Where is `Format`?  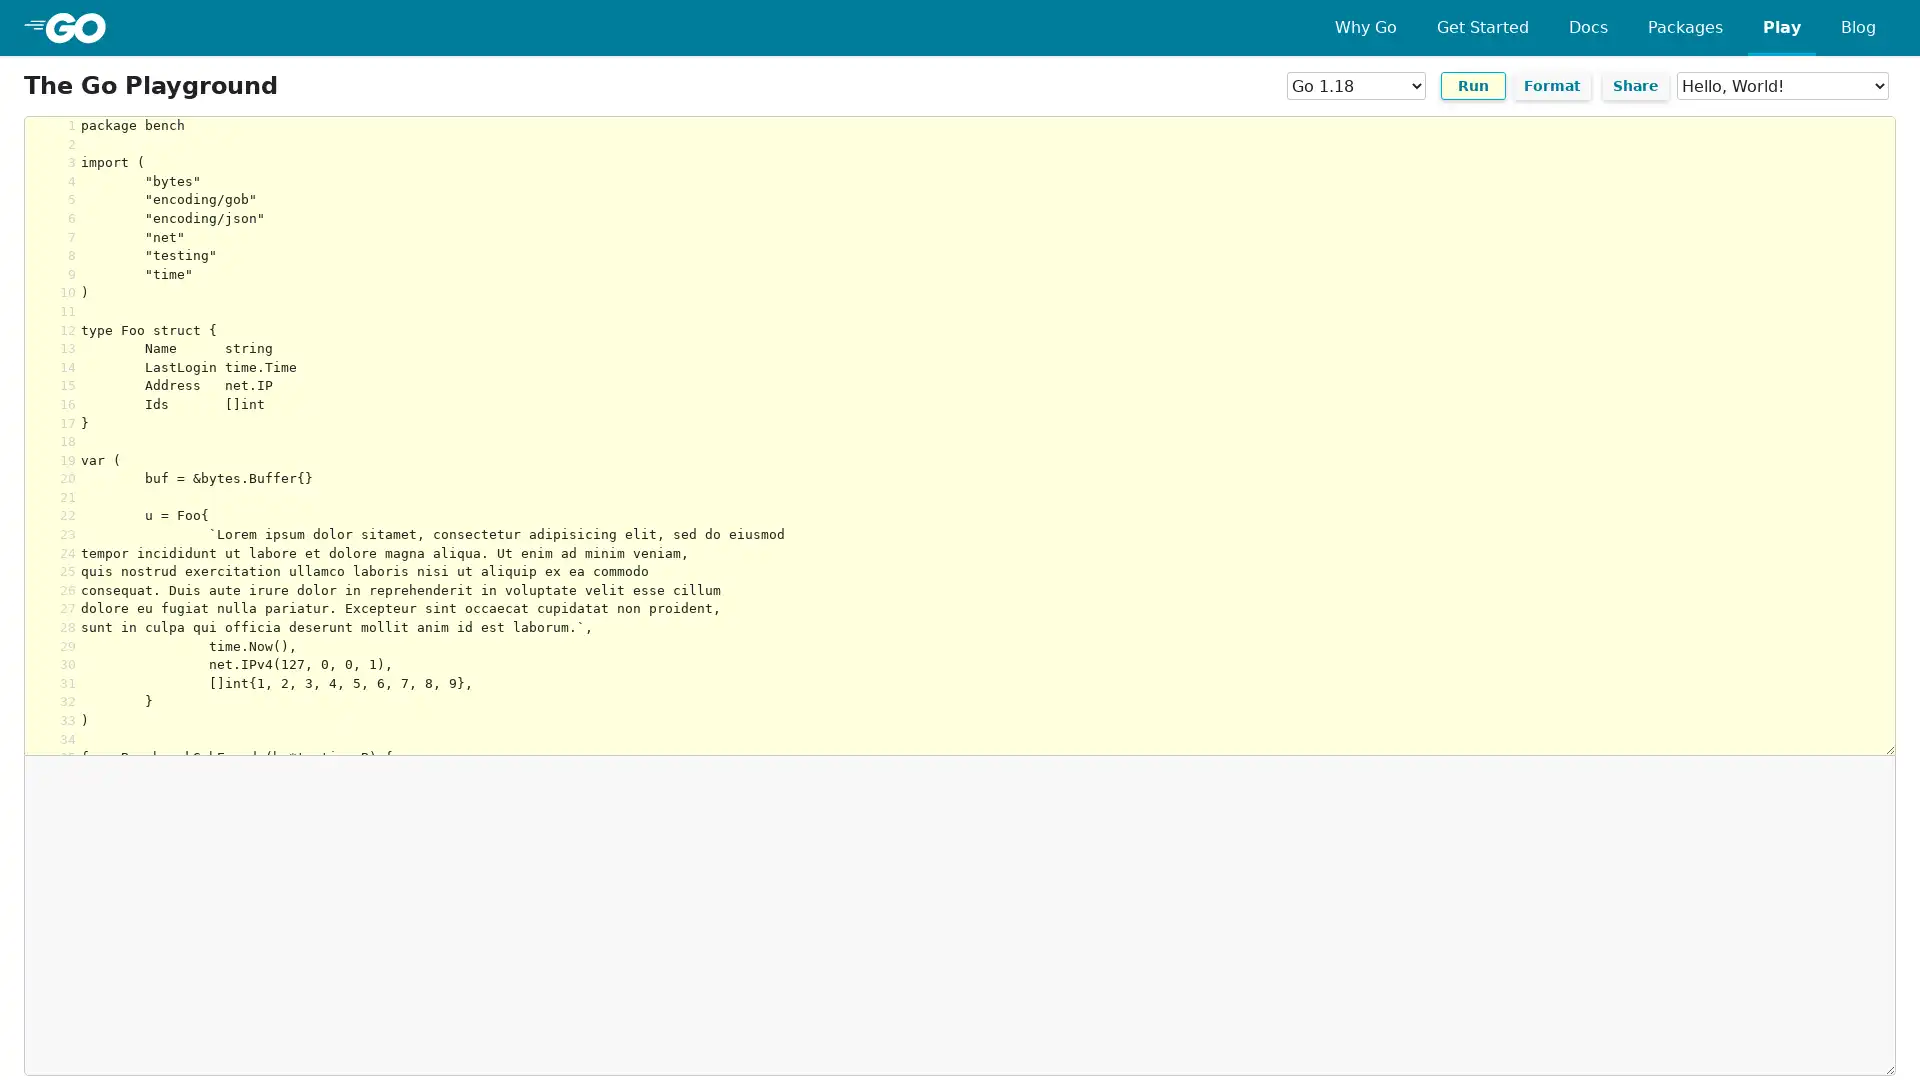
Format is located at coordinates (1551, 84).